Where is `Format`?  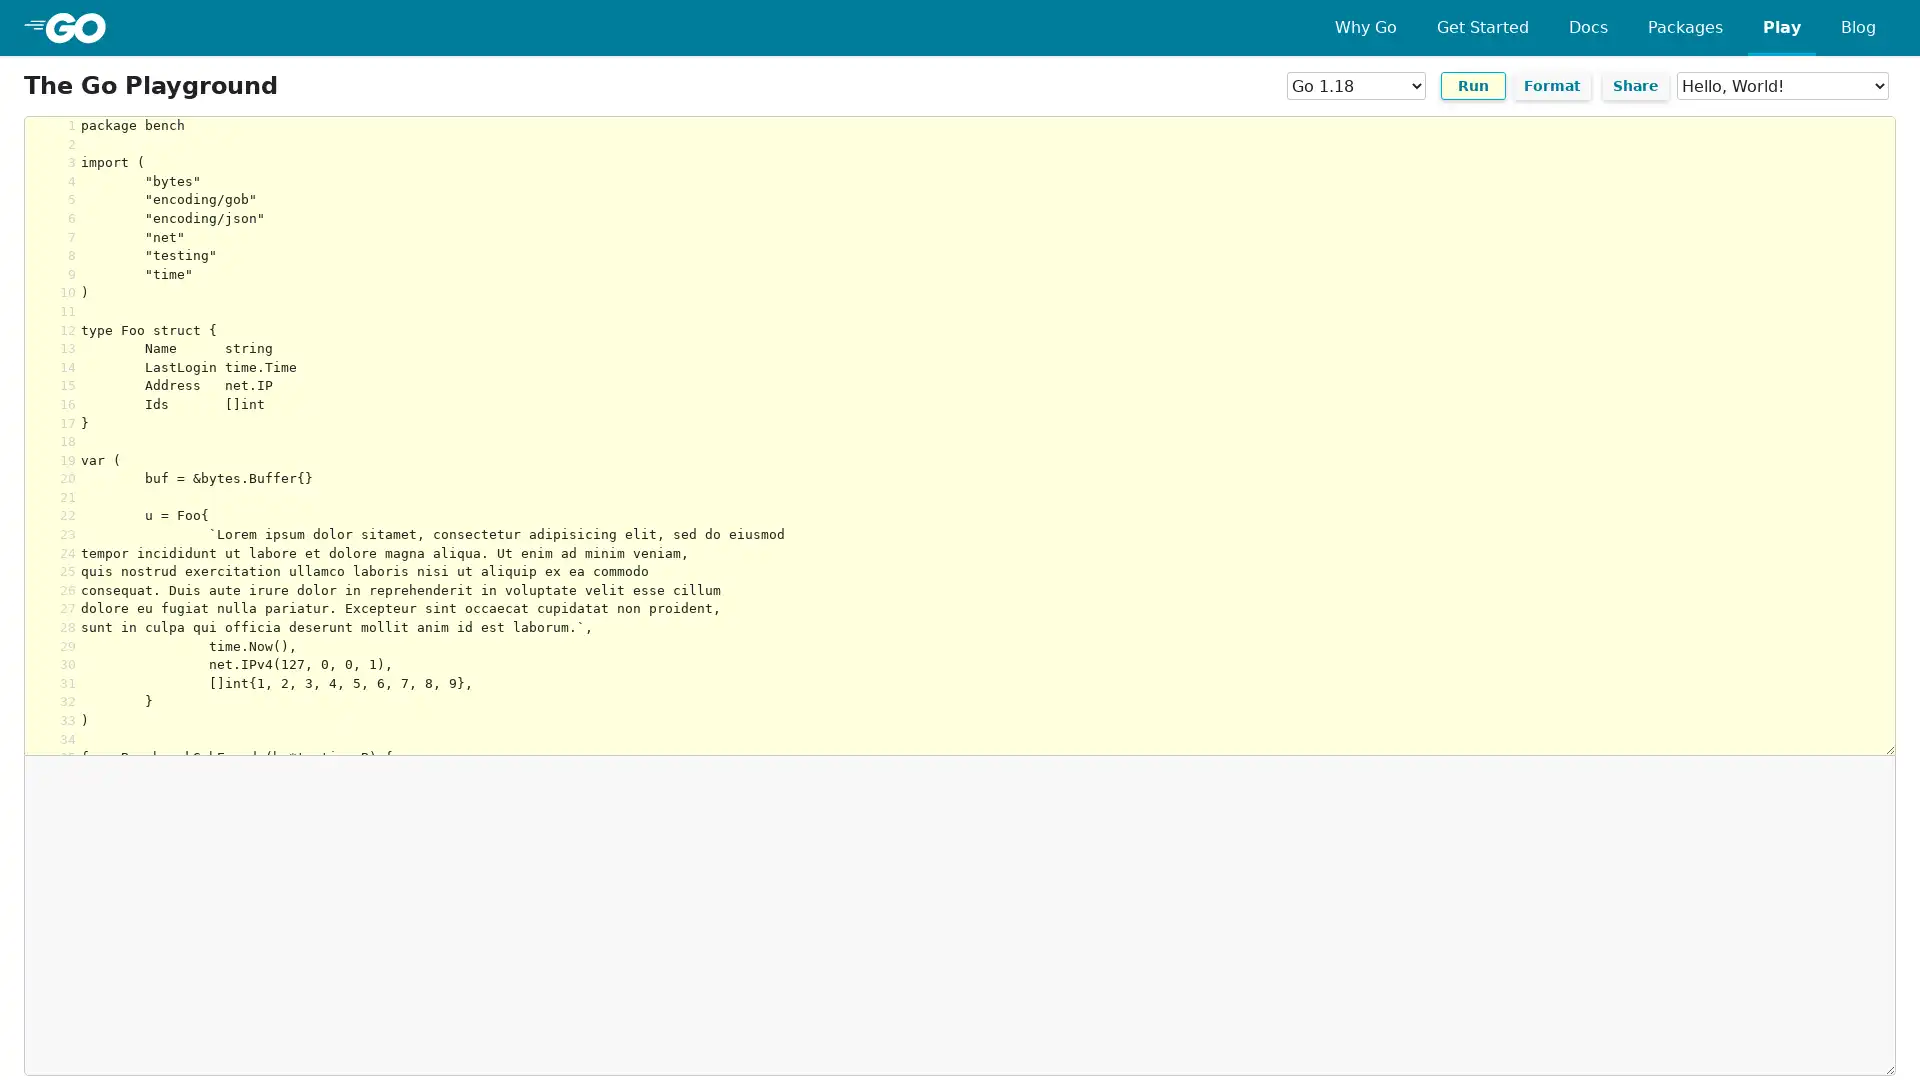
Format is located at coordinates (1551, 84).